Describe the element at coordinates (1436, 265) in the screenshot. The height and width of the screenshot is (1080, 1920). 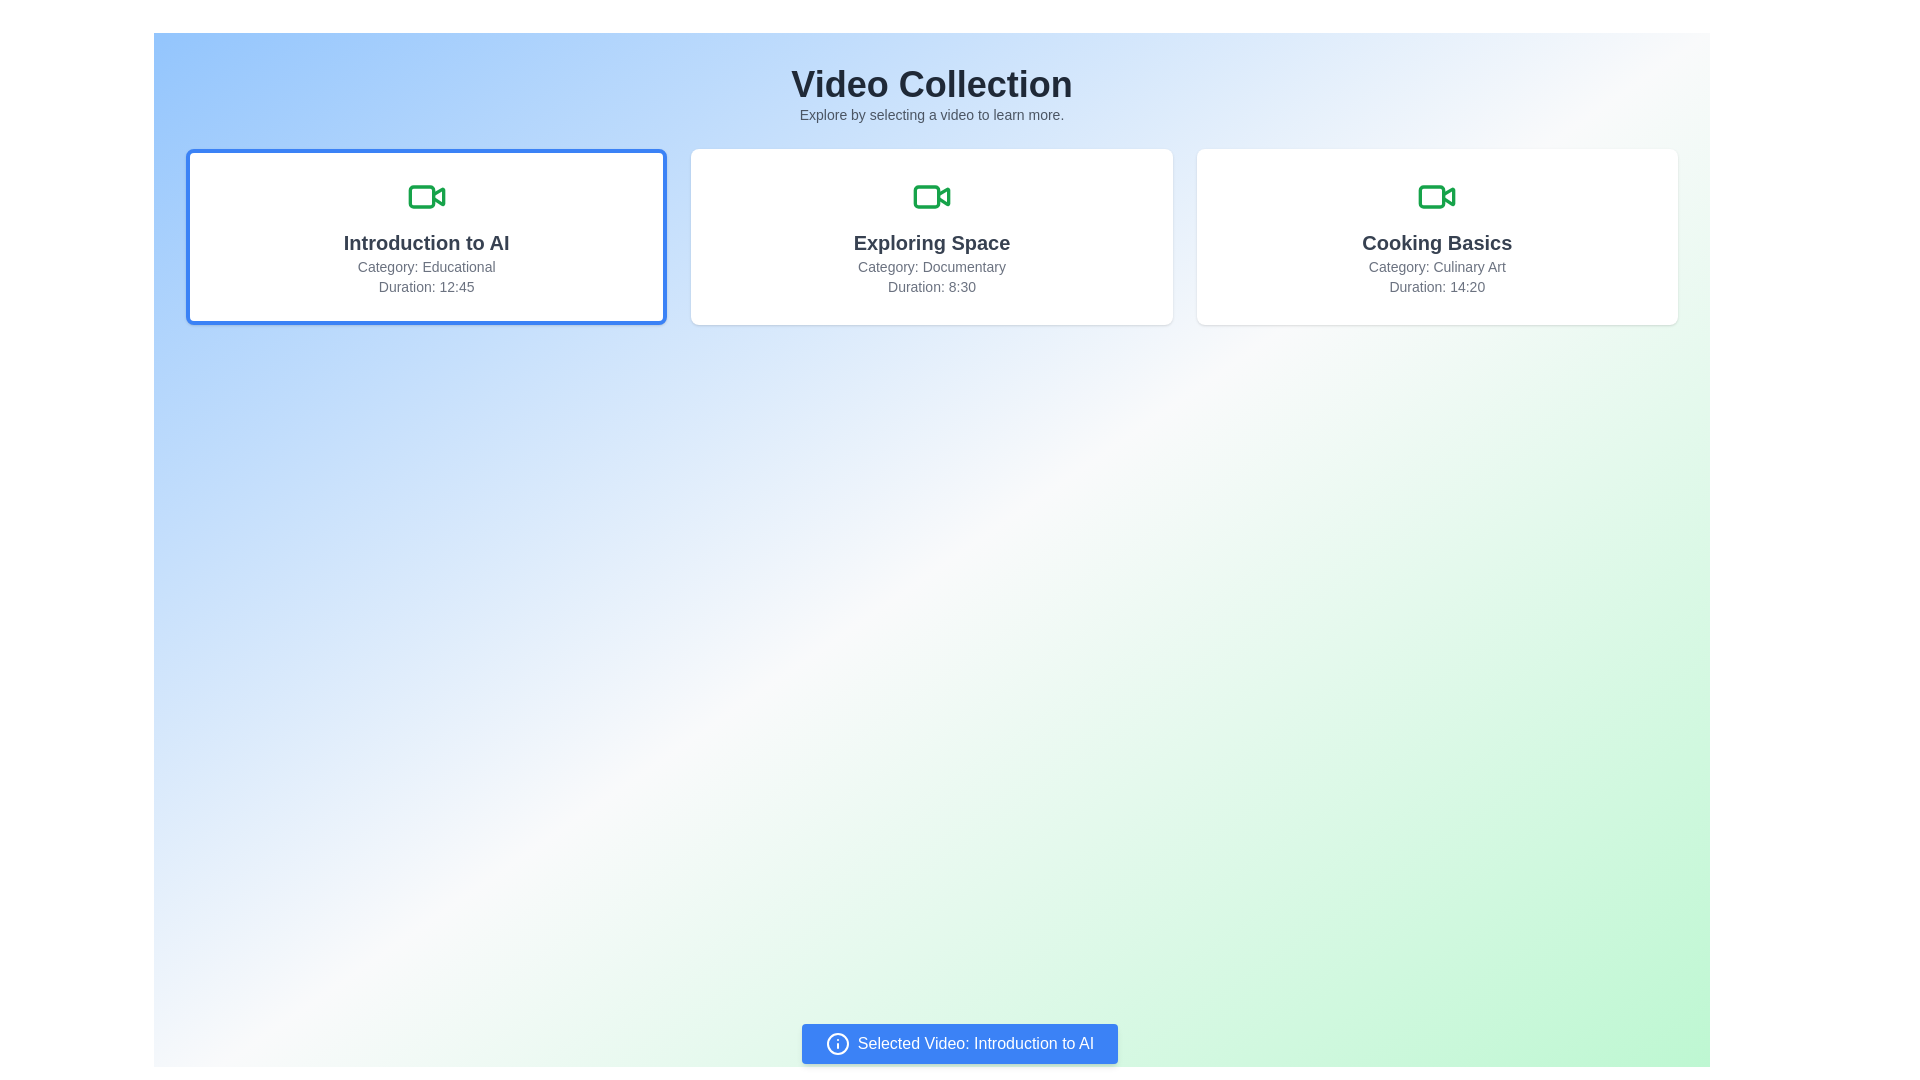
I see `text label that displays 'Category: Culinary Art', which is styled in a smaller gray font and located within the 'Cooking Basics' card, positioned below the title text` at that location.